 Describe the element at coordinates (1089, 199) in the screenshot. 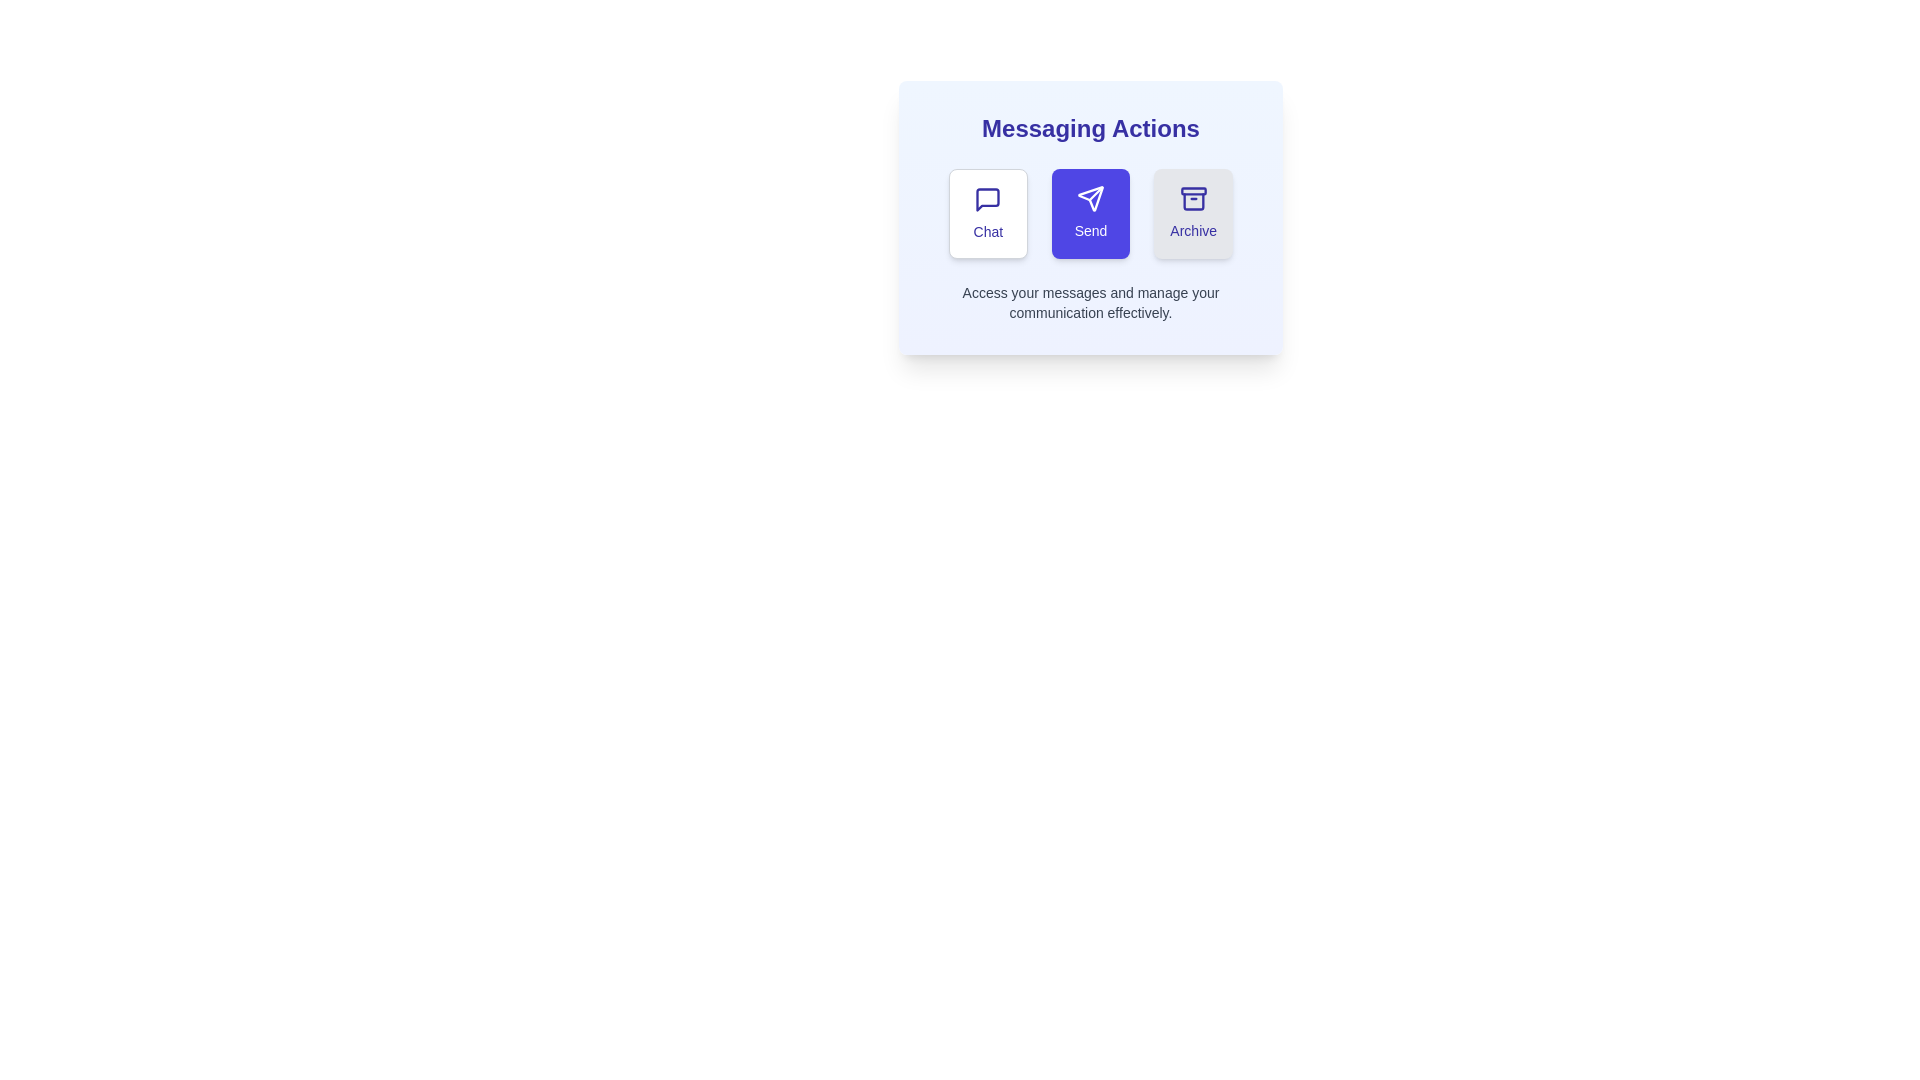

I see `the 'send' icon located at the center of the 'Send' button in a group of buttons labeled 'Chat', 'Send', and 'Archive'` at that location.